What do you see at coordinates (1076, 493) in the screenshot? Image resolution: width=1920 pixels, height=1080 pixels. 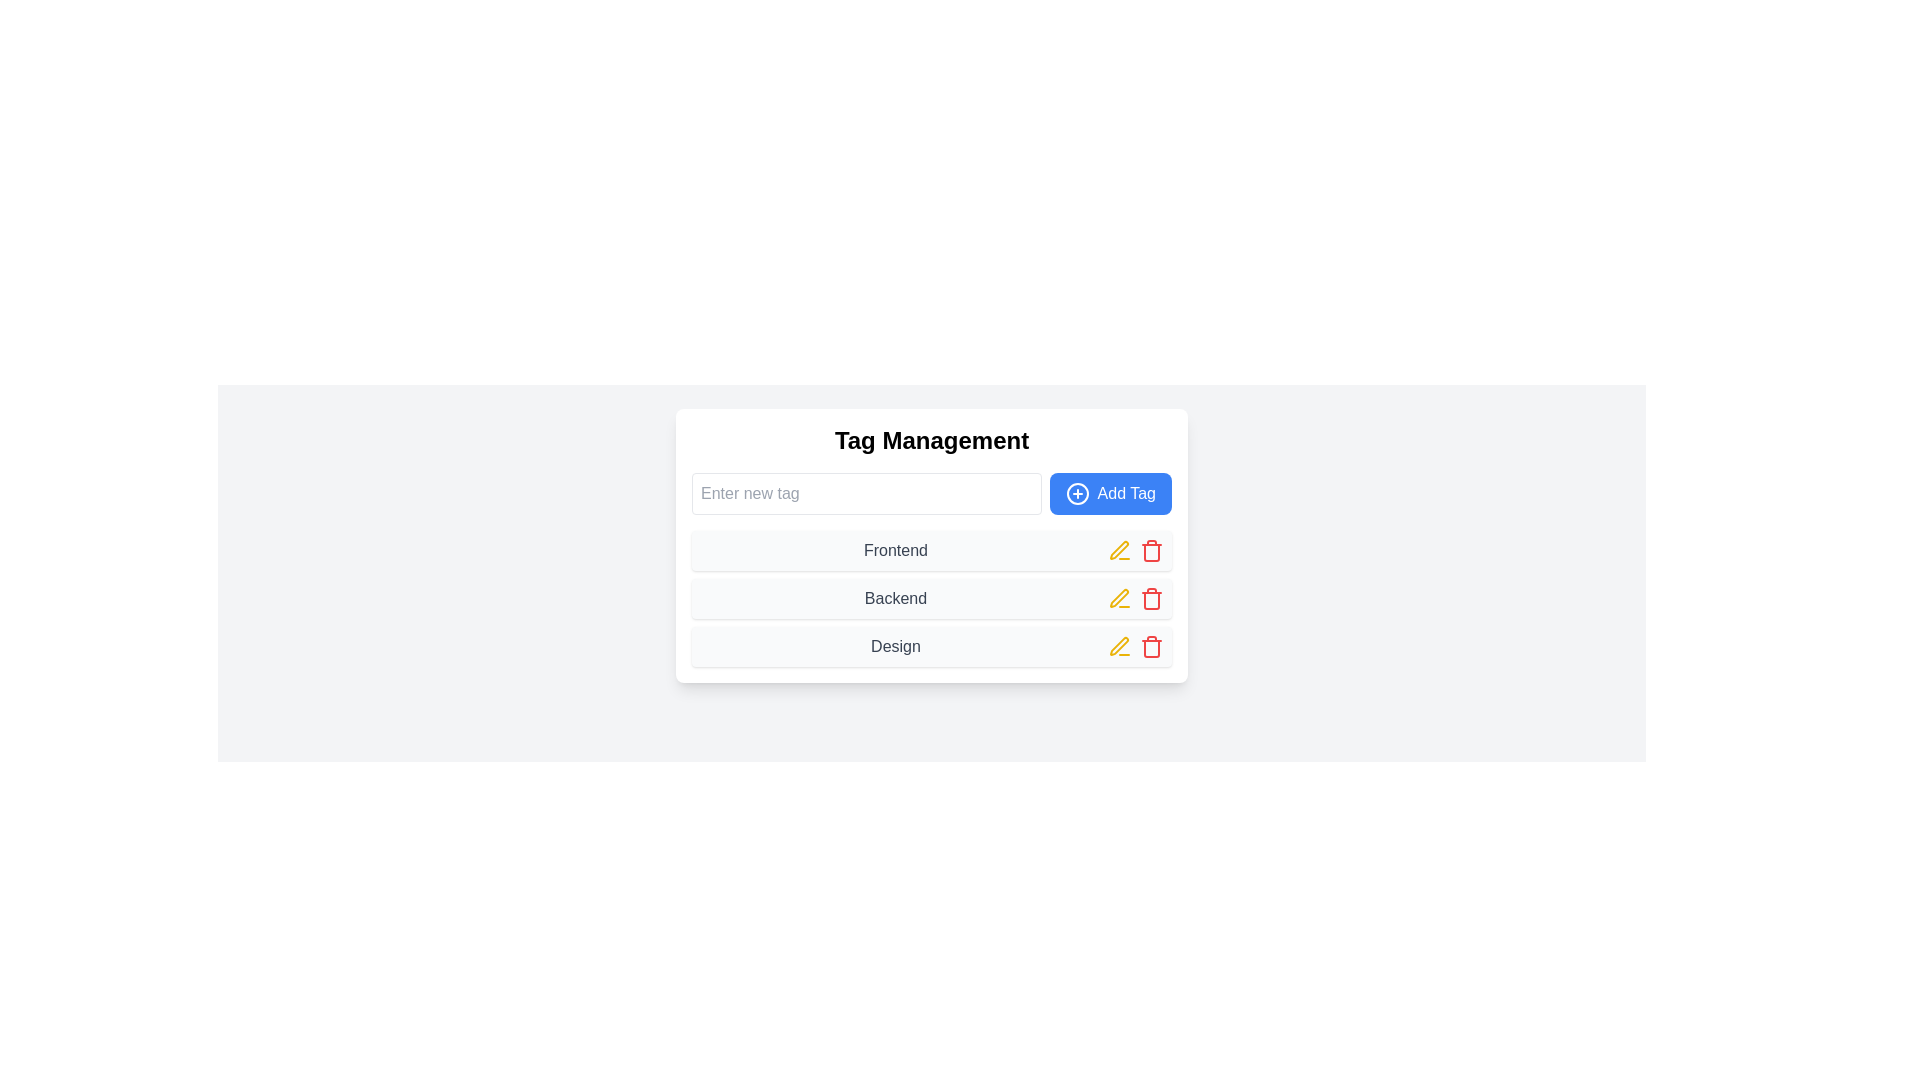 I see `the SVG graphic icon representing the 'add' function, which is part of the blue 'Add Tag' button located on the right side of the interface` at bounding box center [1076, 493].